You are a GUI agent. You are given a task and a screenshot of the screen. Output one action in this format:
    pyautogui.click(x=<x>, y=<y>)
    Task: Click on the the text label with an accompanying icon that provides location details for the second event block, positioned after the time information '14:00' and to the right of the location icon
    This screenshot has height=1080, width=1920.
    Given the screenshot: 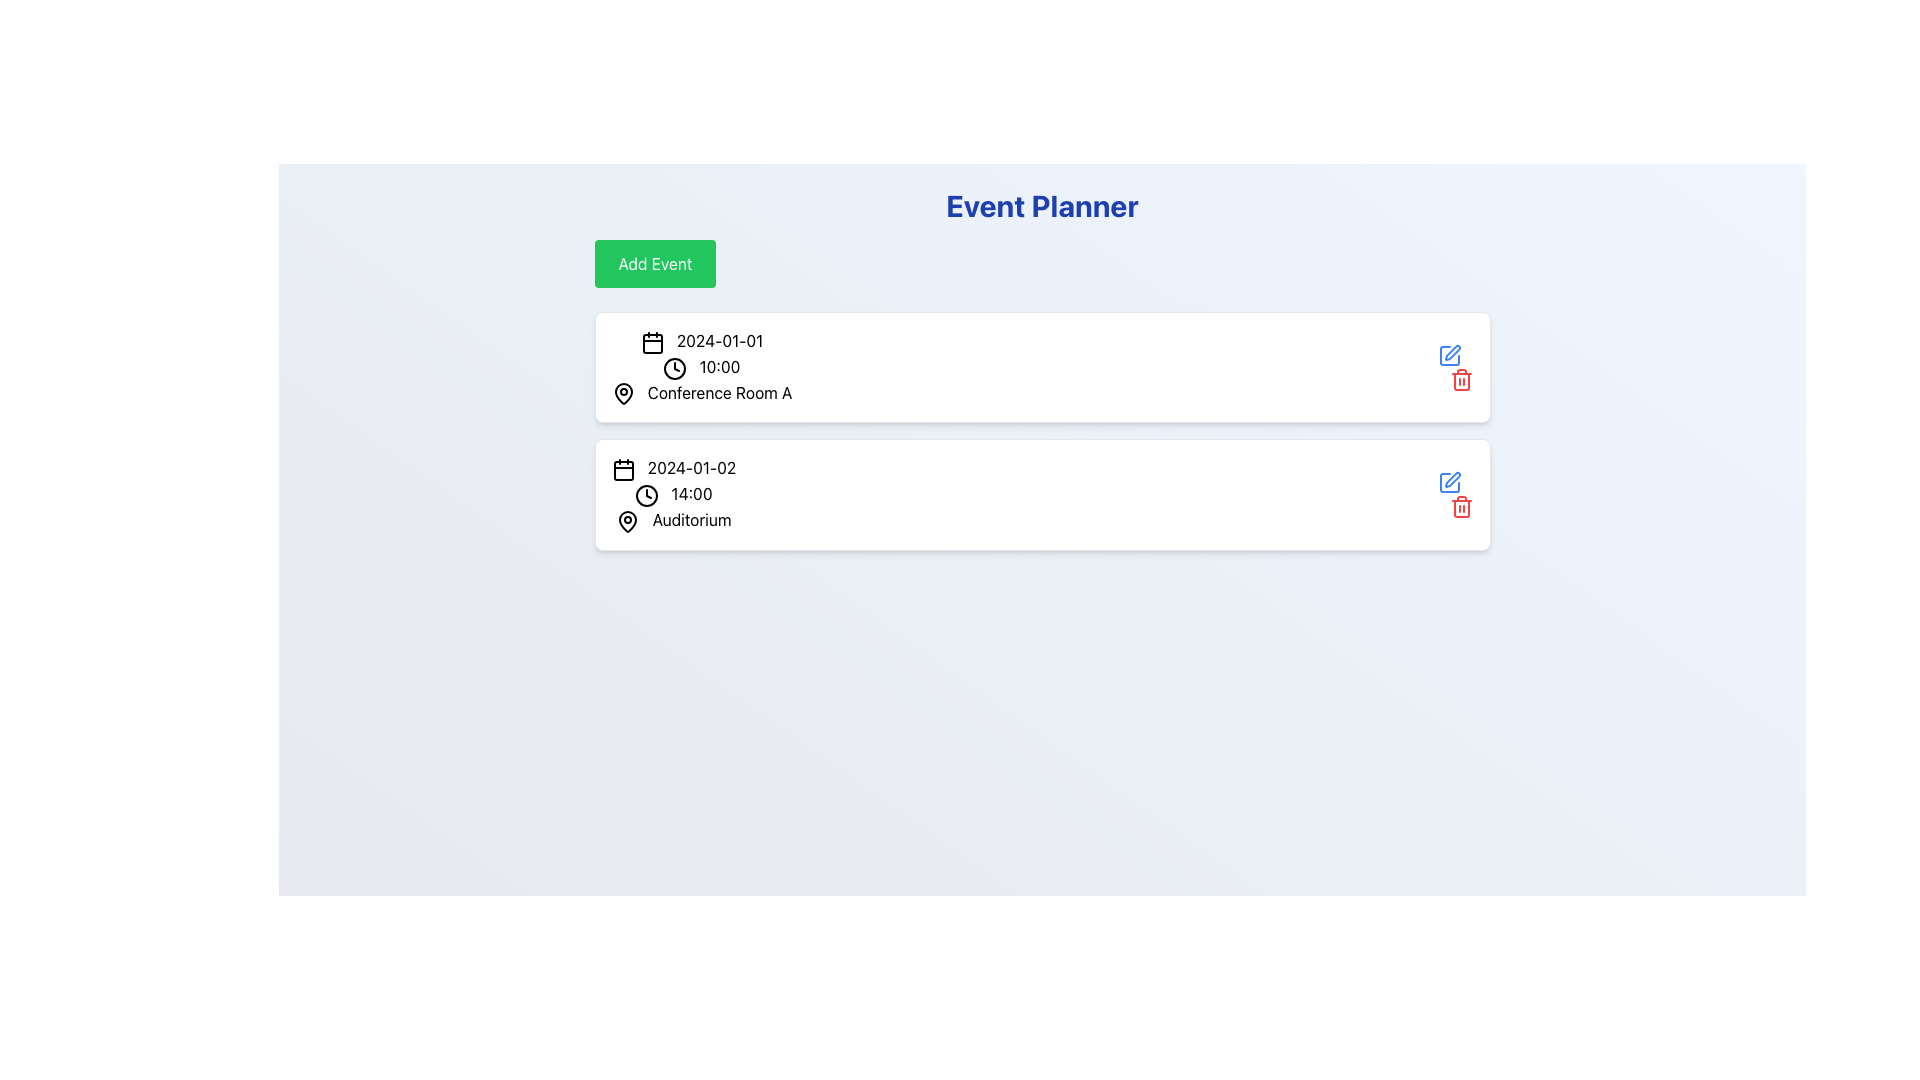 What is the action you would take?
    pyautogui.click(x=673, y=519)
    